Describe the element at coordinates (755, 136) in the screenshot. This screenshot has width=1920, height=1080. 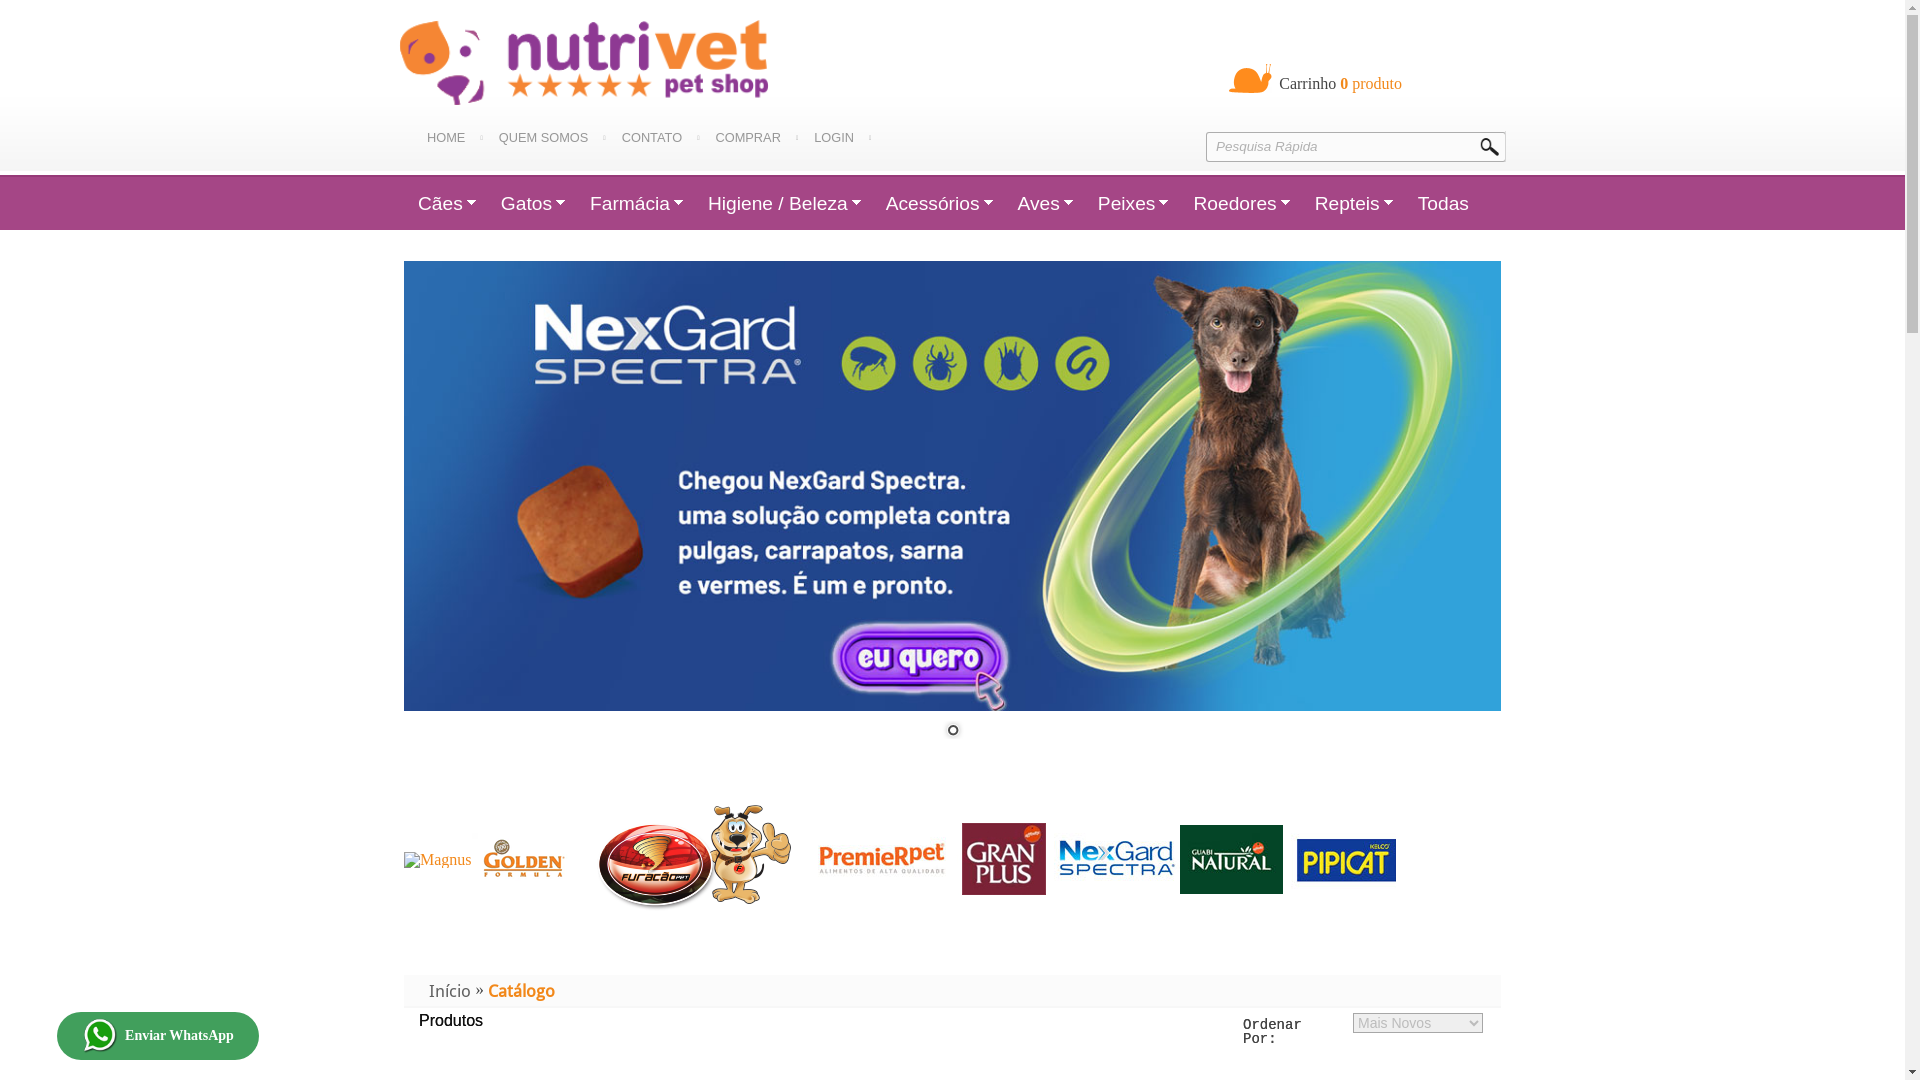
I see `'COMPRAR'` at that location.